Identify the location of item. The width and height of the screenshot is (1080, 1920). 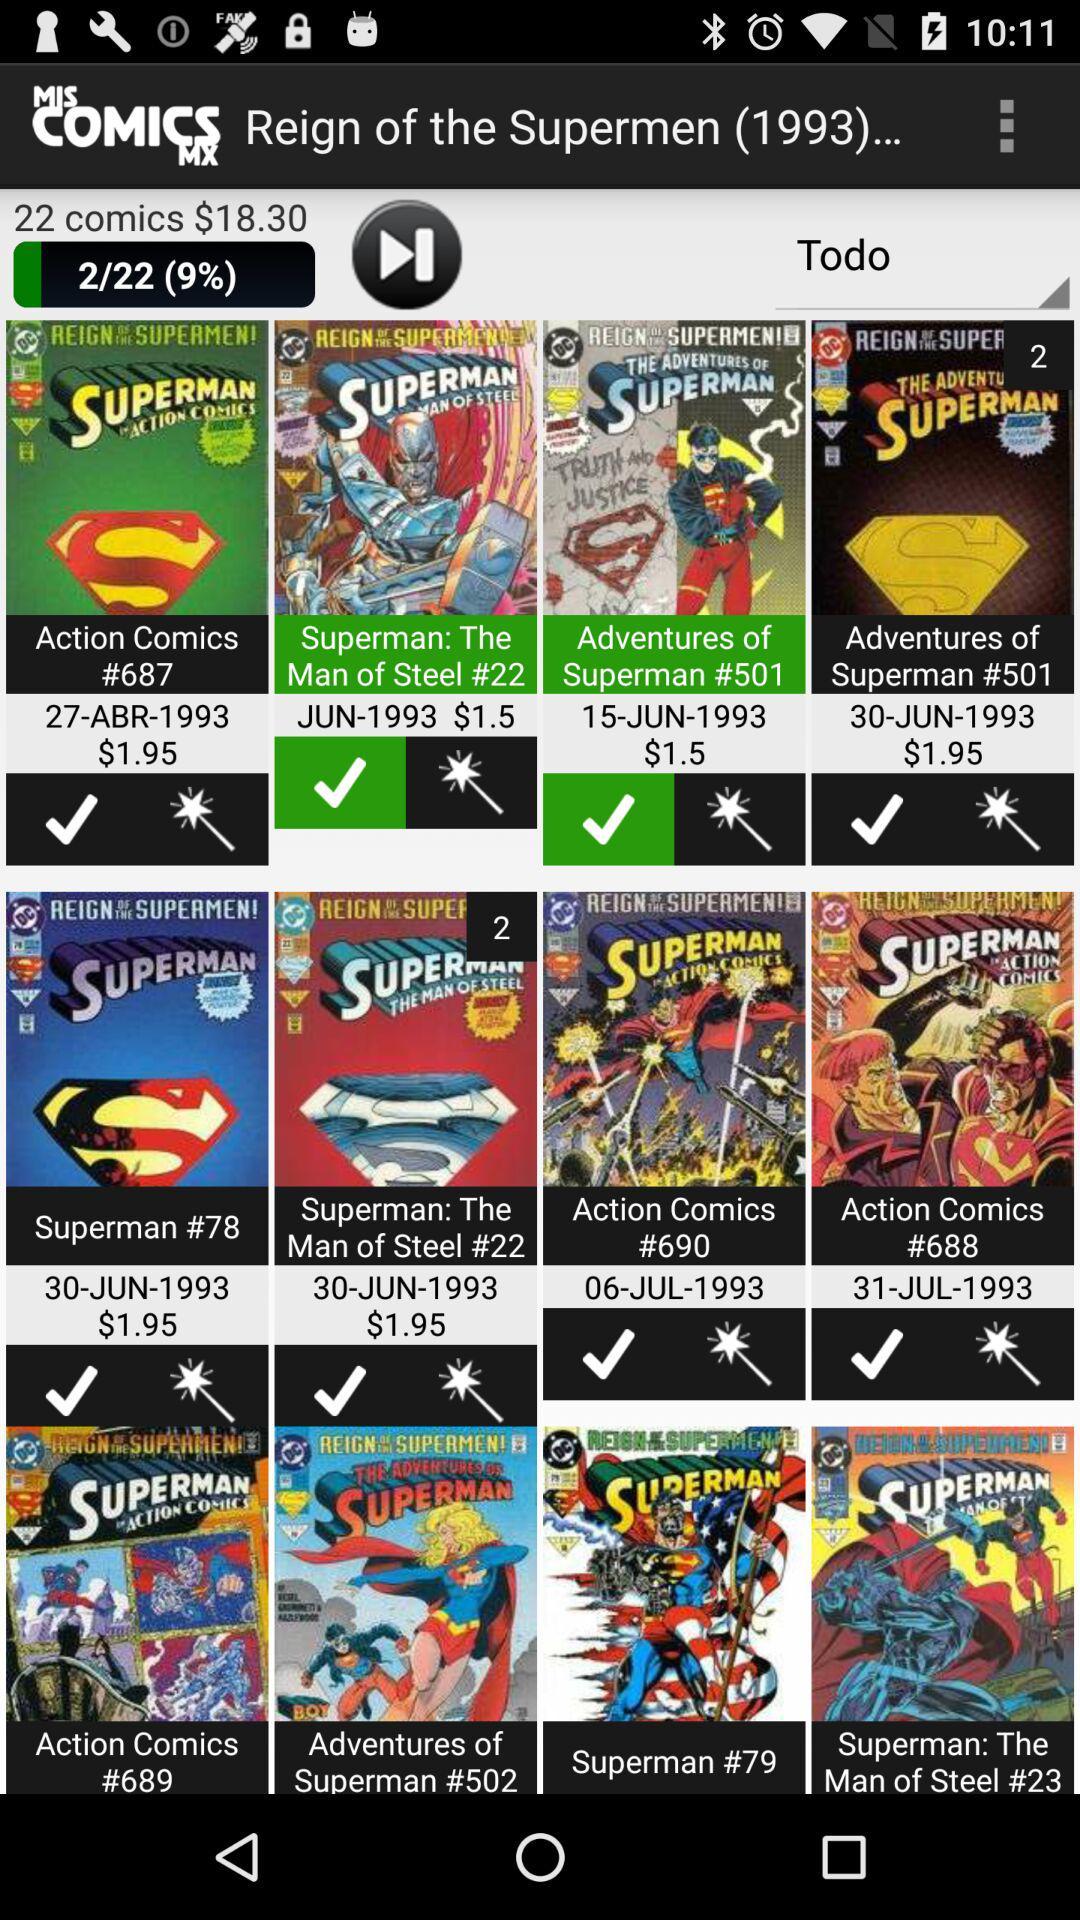
(942, 1610).